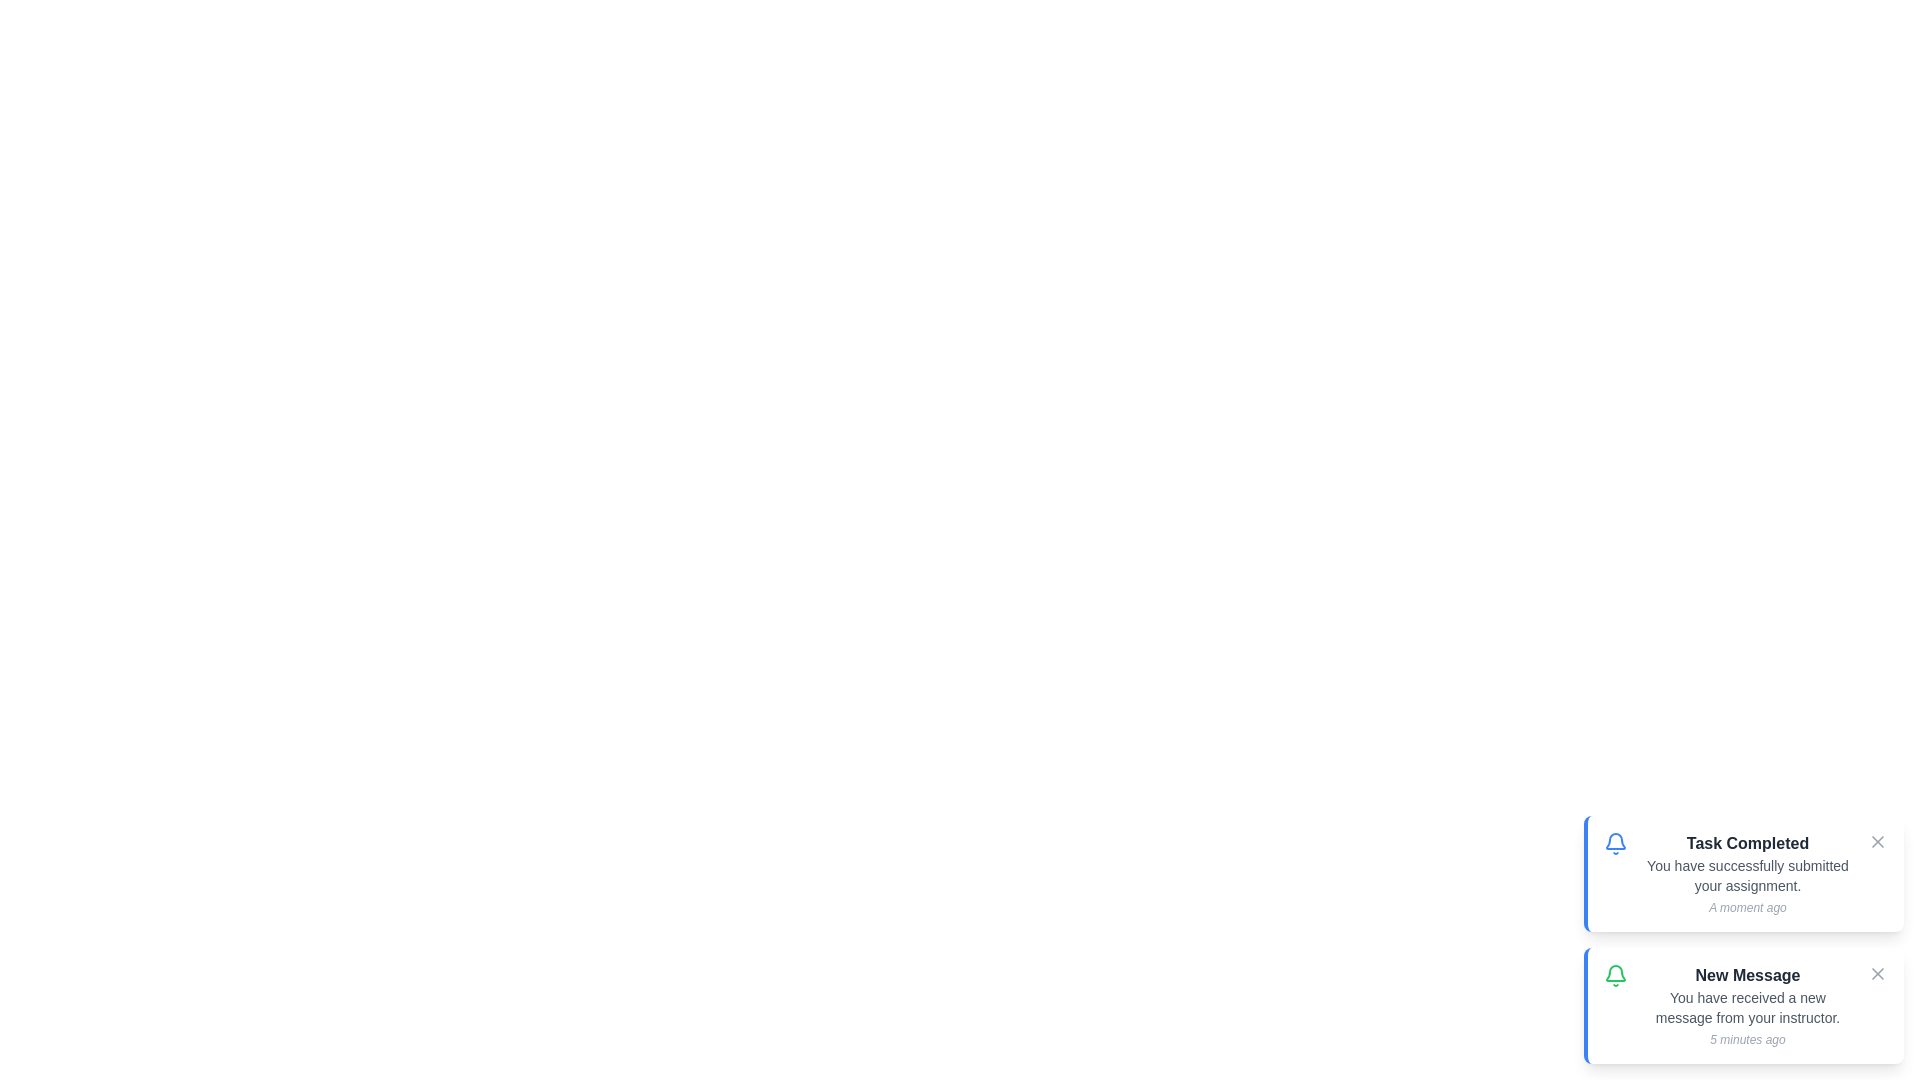 The width and height of the screenshot is (1920, 1080). What do you see at coordinates (1746, 907) in the screenshot?
I see `the timestamp text of the notification` at bounding box center [1746, 907].